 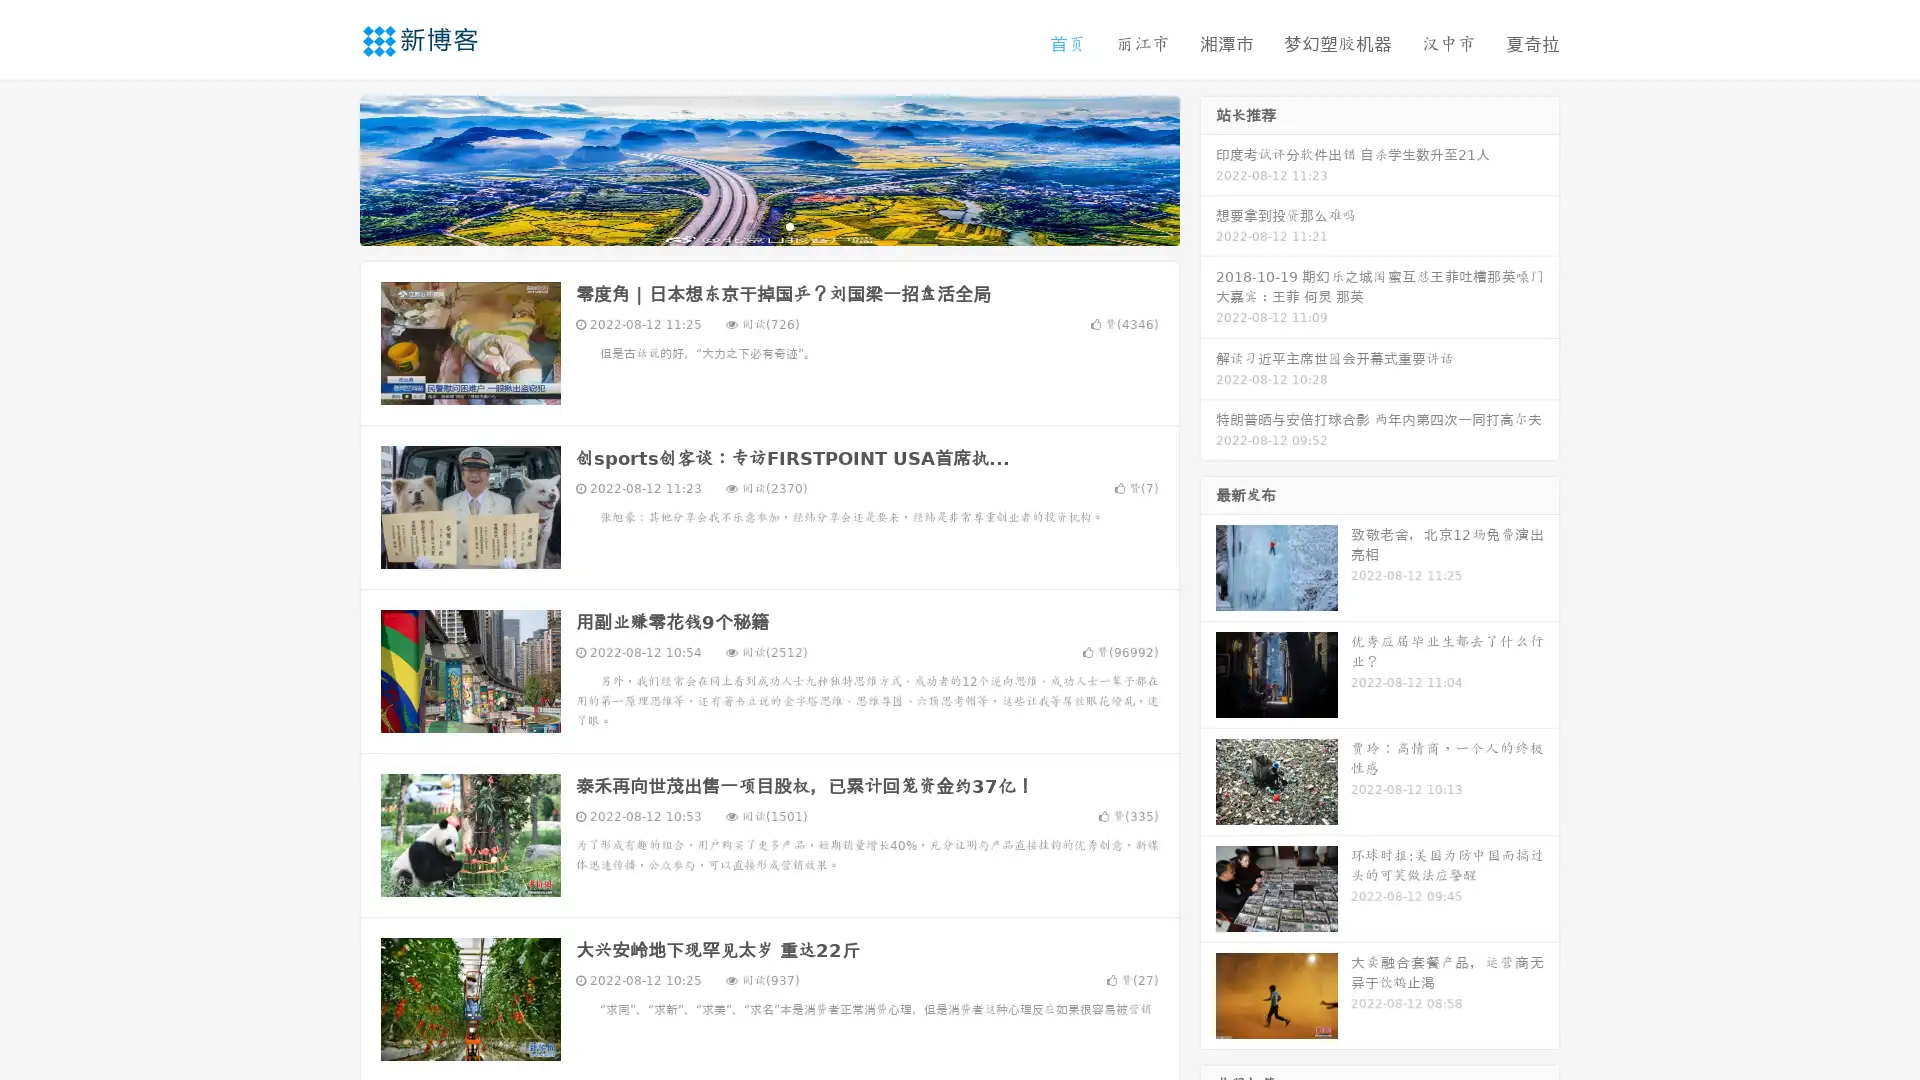 I want to click on Go to slide 2, so click(x=768, y=225).